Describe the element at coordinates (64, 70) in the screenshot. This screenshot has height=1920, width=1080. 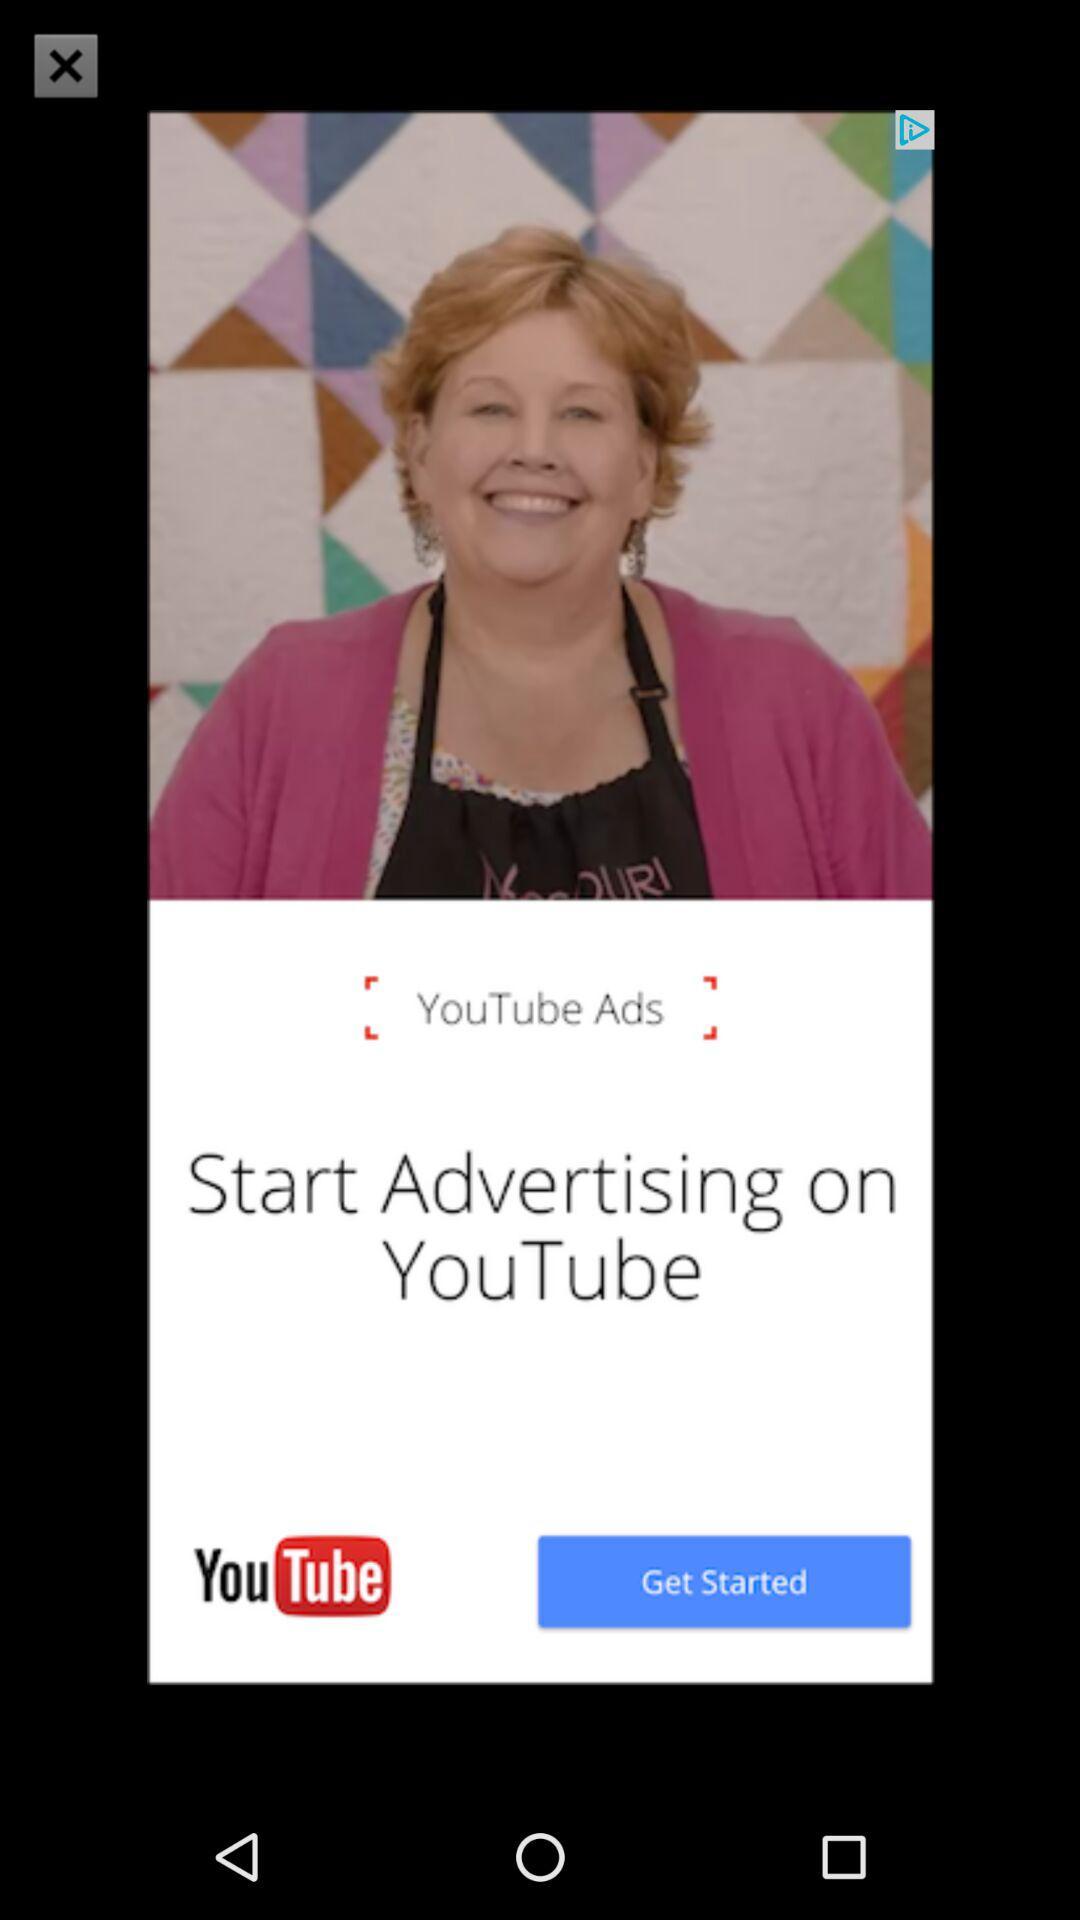
I see `the close icon` at that location.